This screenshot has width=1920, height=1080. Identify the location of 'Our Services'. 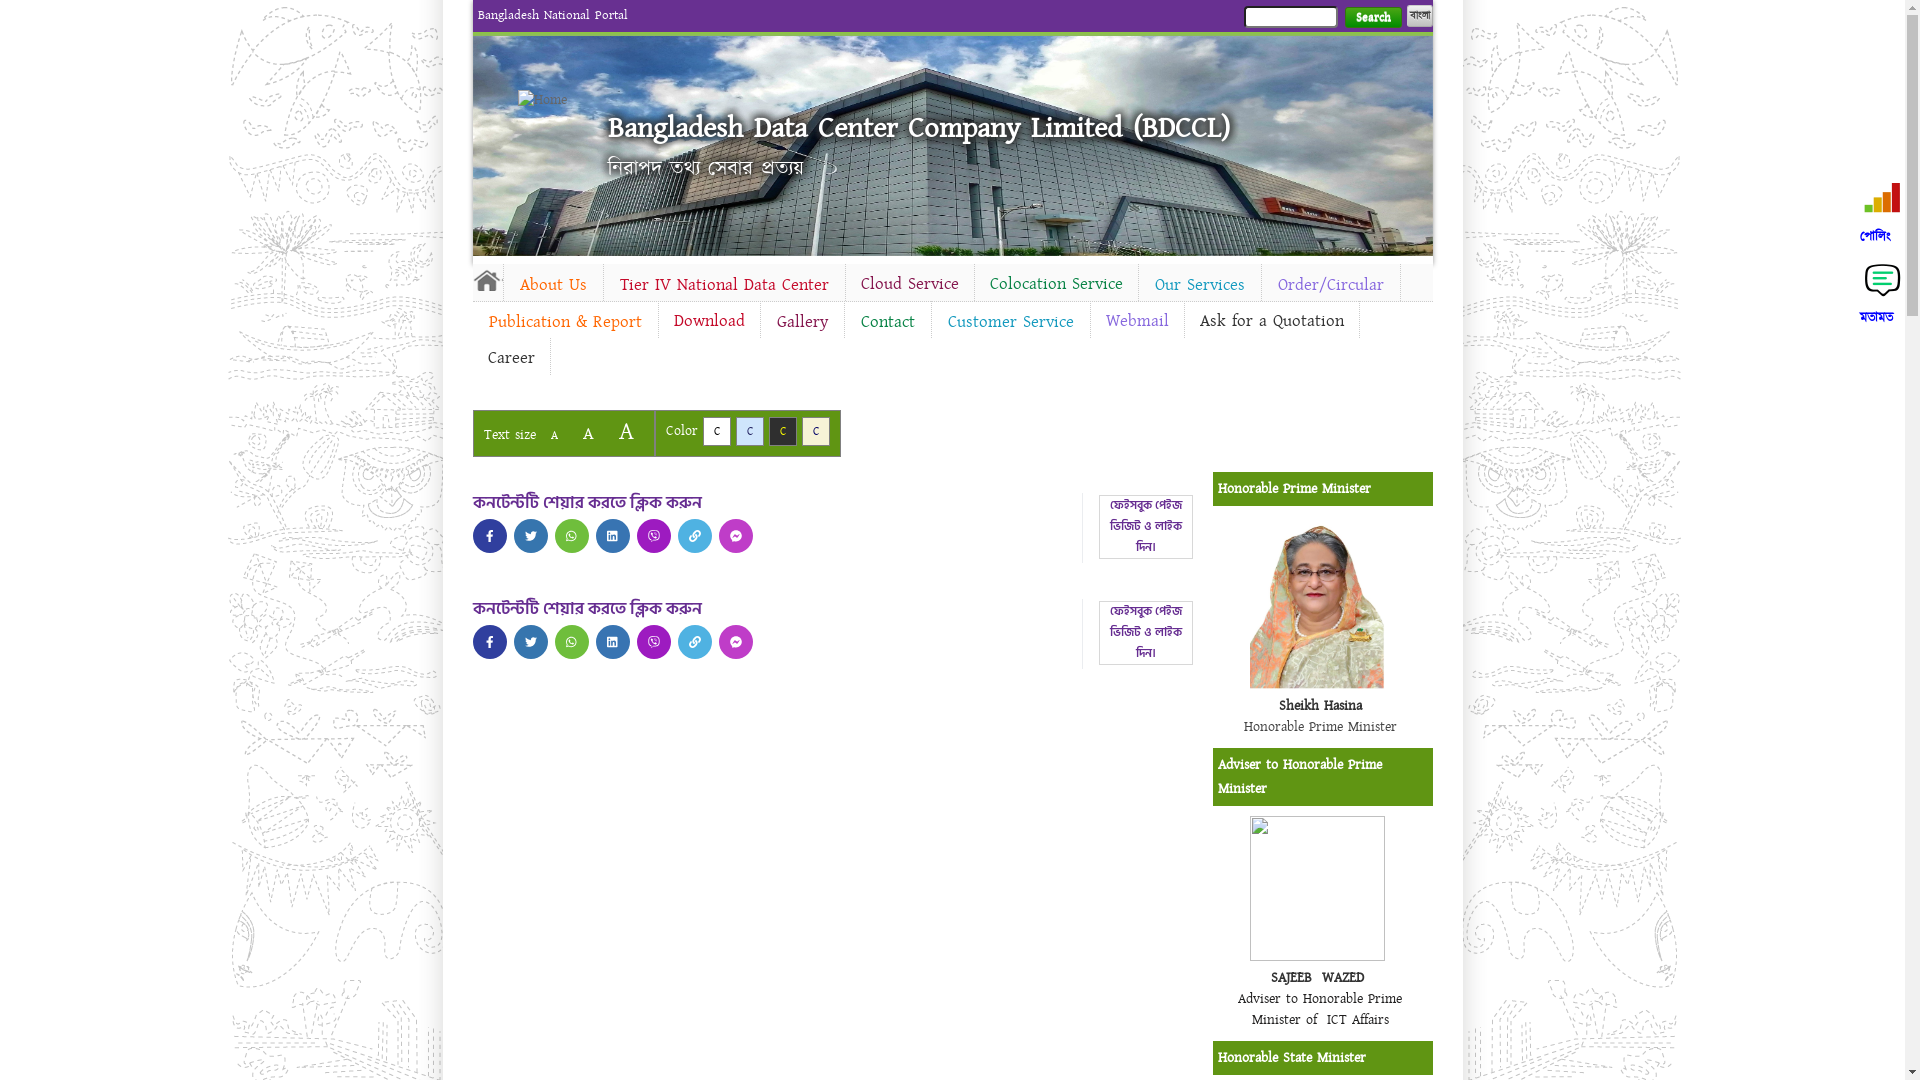
(1137, 285).